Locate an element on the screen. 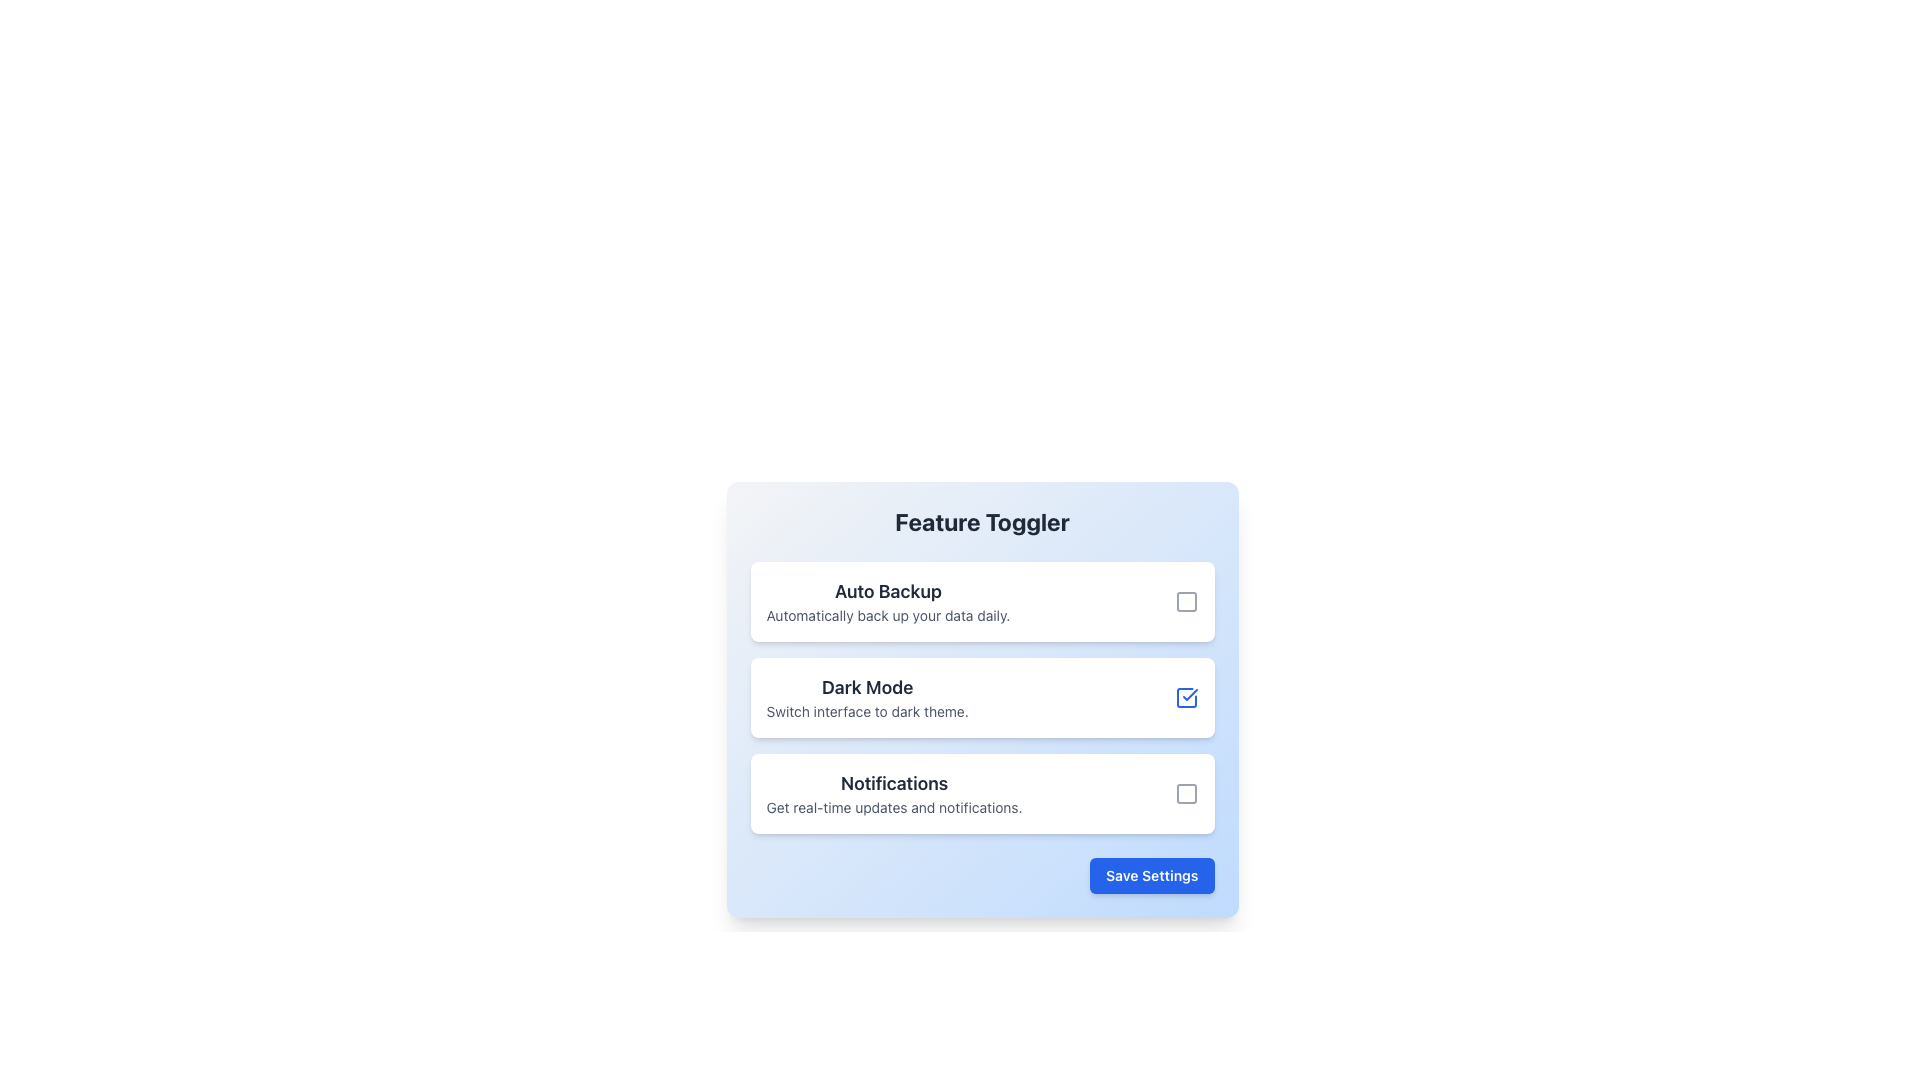  the 'Auto Backup' section with a checkbox is located at coordinates (982, 600).